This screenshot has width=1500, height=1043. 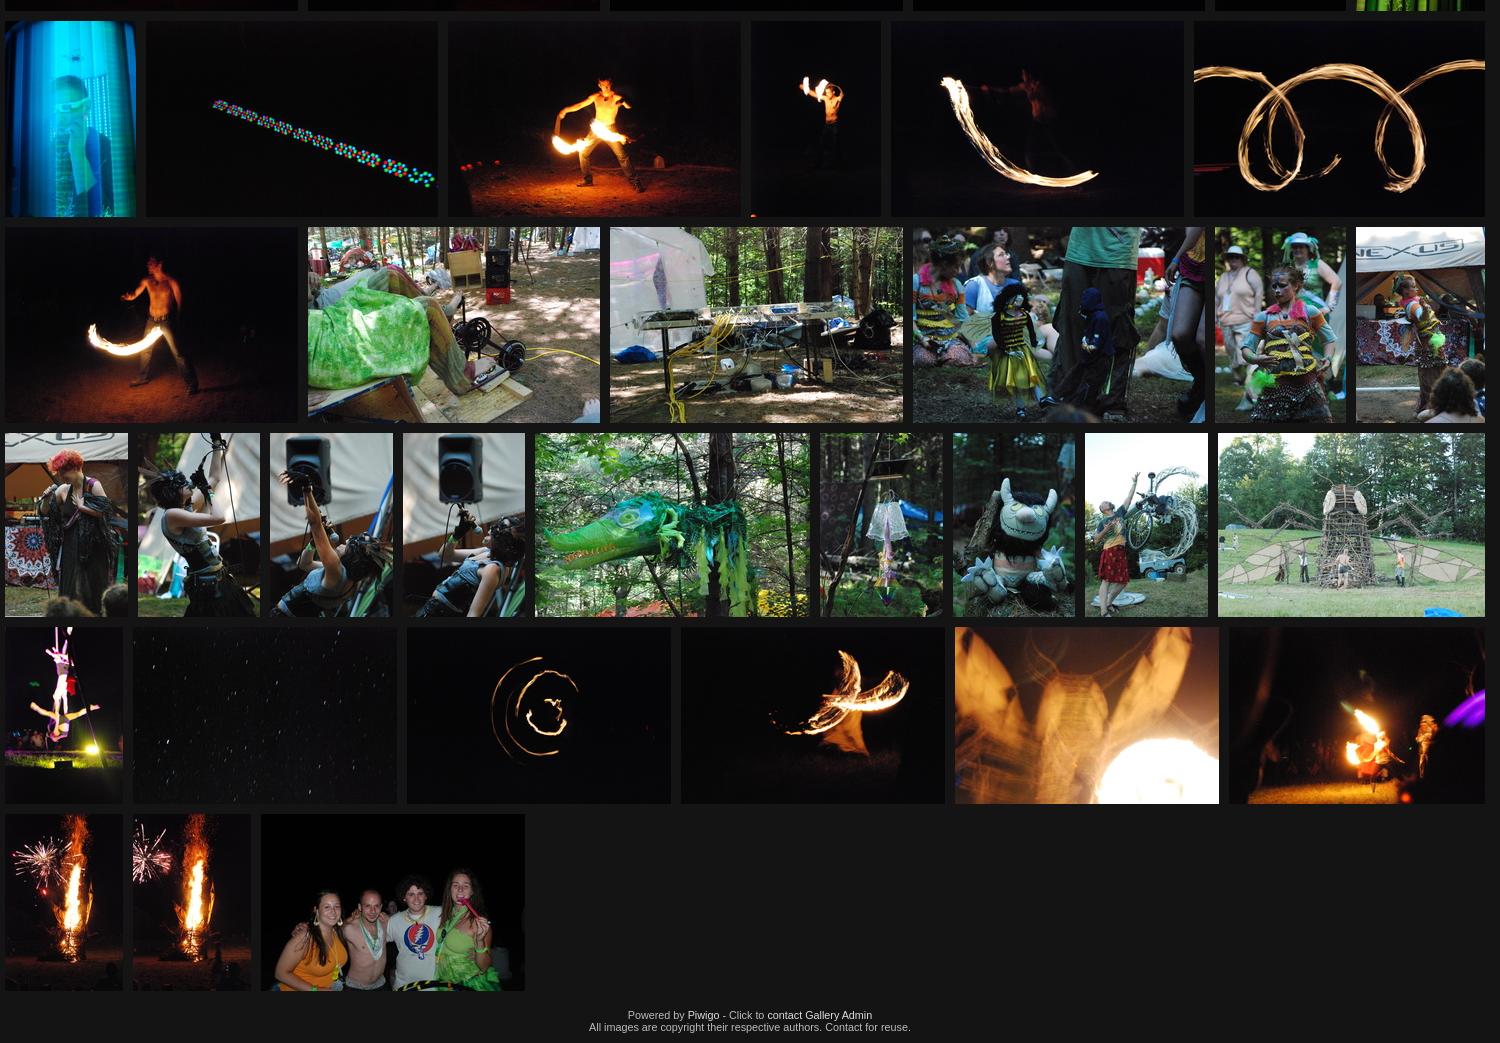 What do you see at coordinates (66, 1005) in the screenshot?
I see `'IMG 894'` at bounding box center [66, 1005].